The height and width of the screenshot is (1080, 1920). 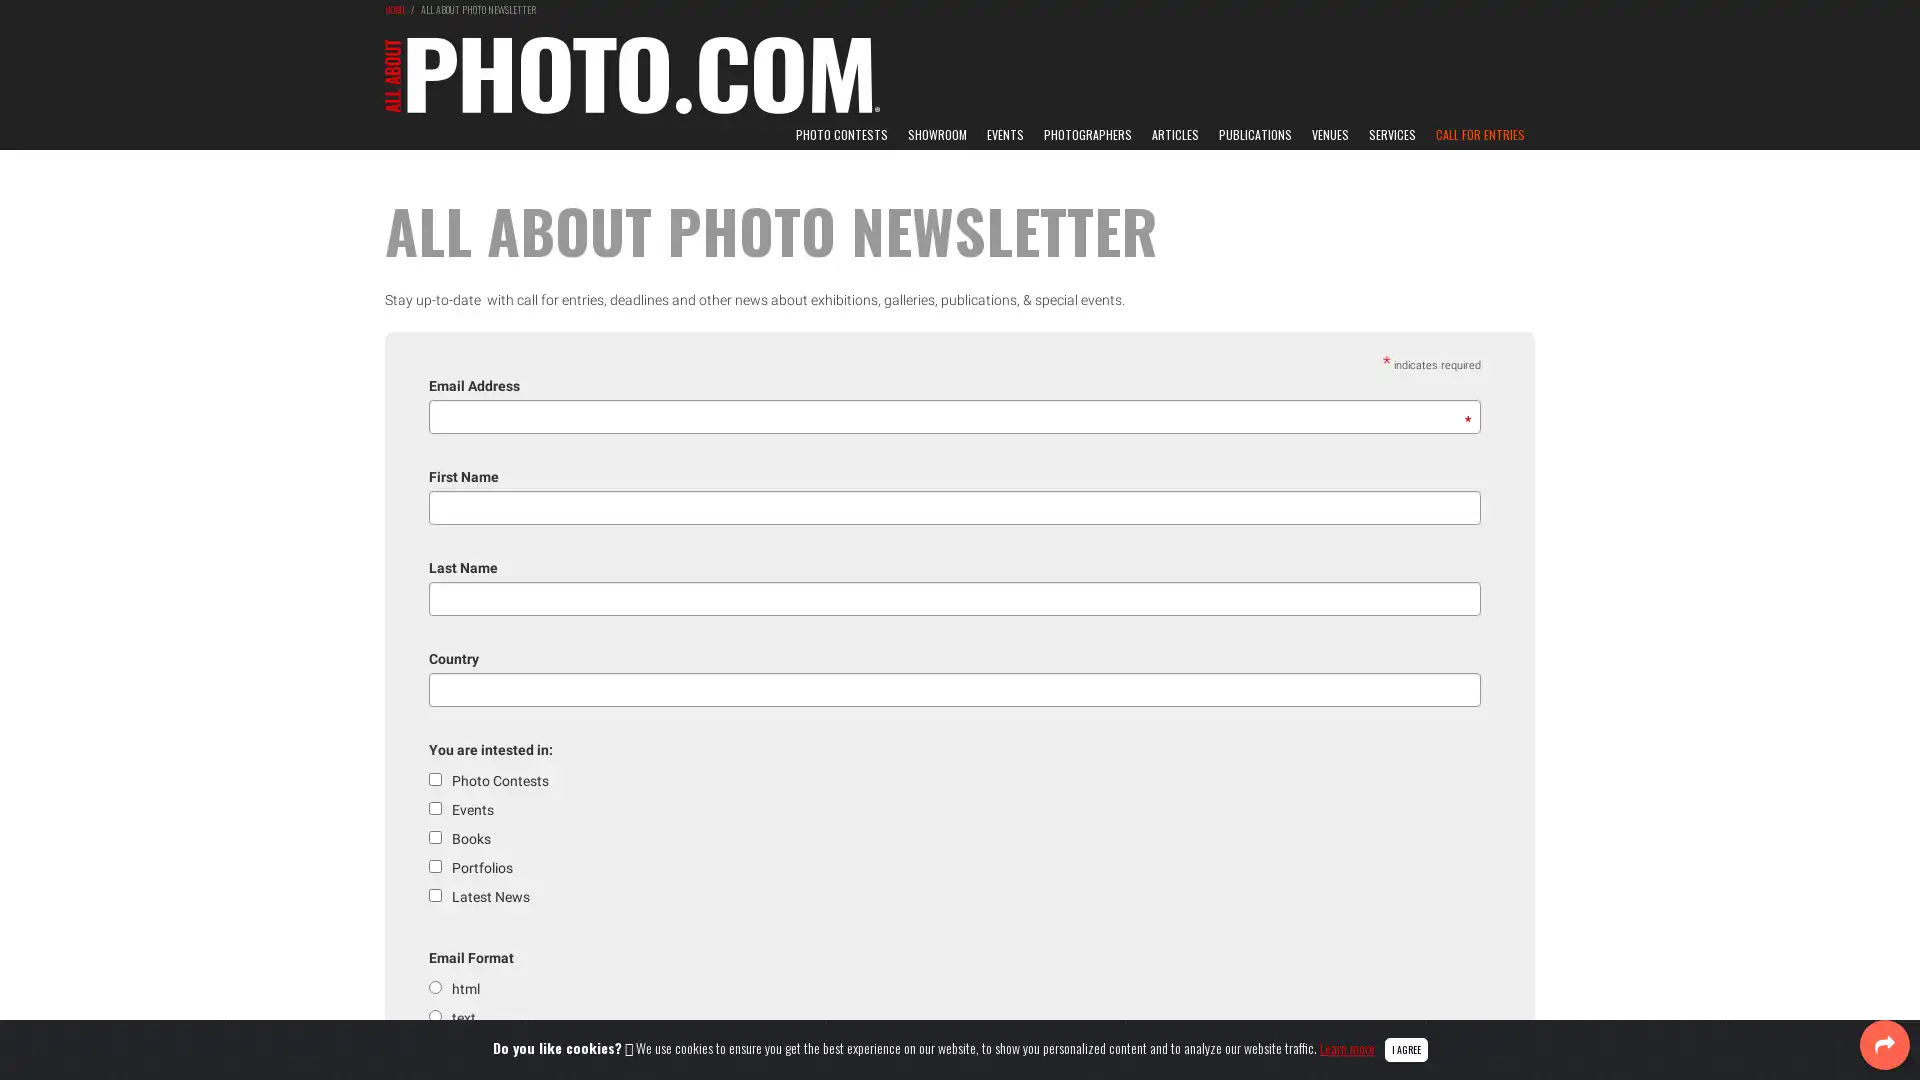 I want to click on PUBLICATIONS, so click(x=1254, y=135).